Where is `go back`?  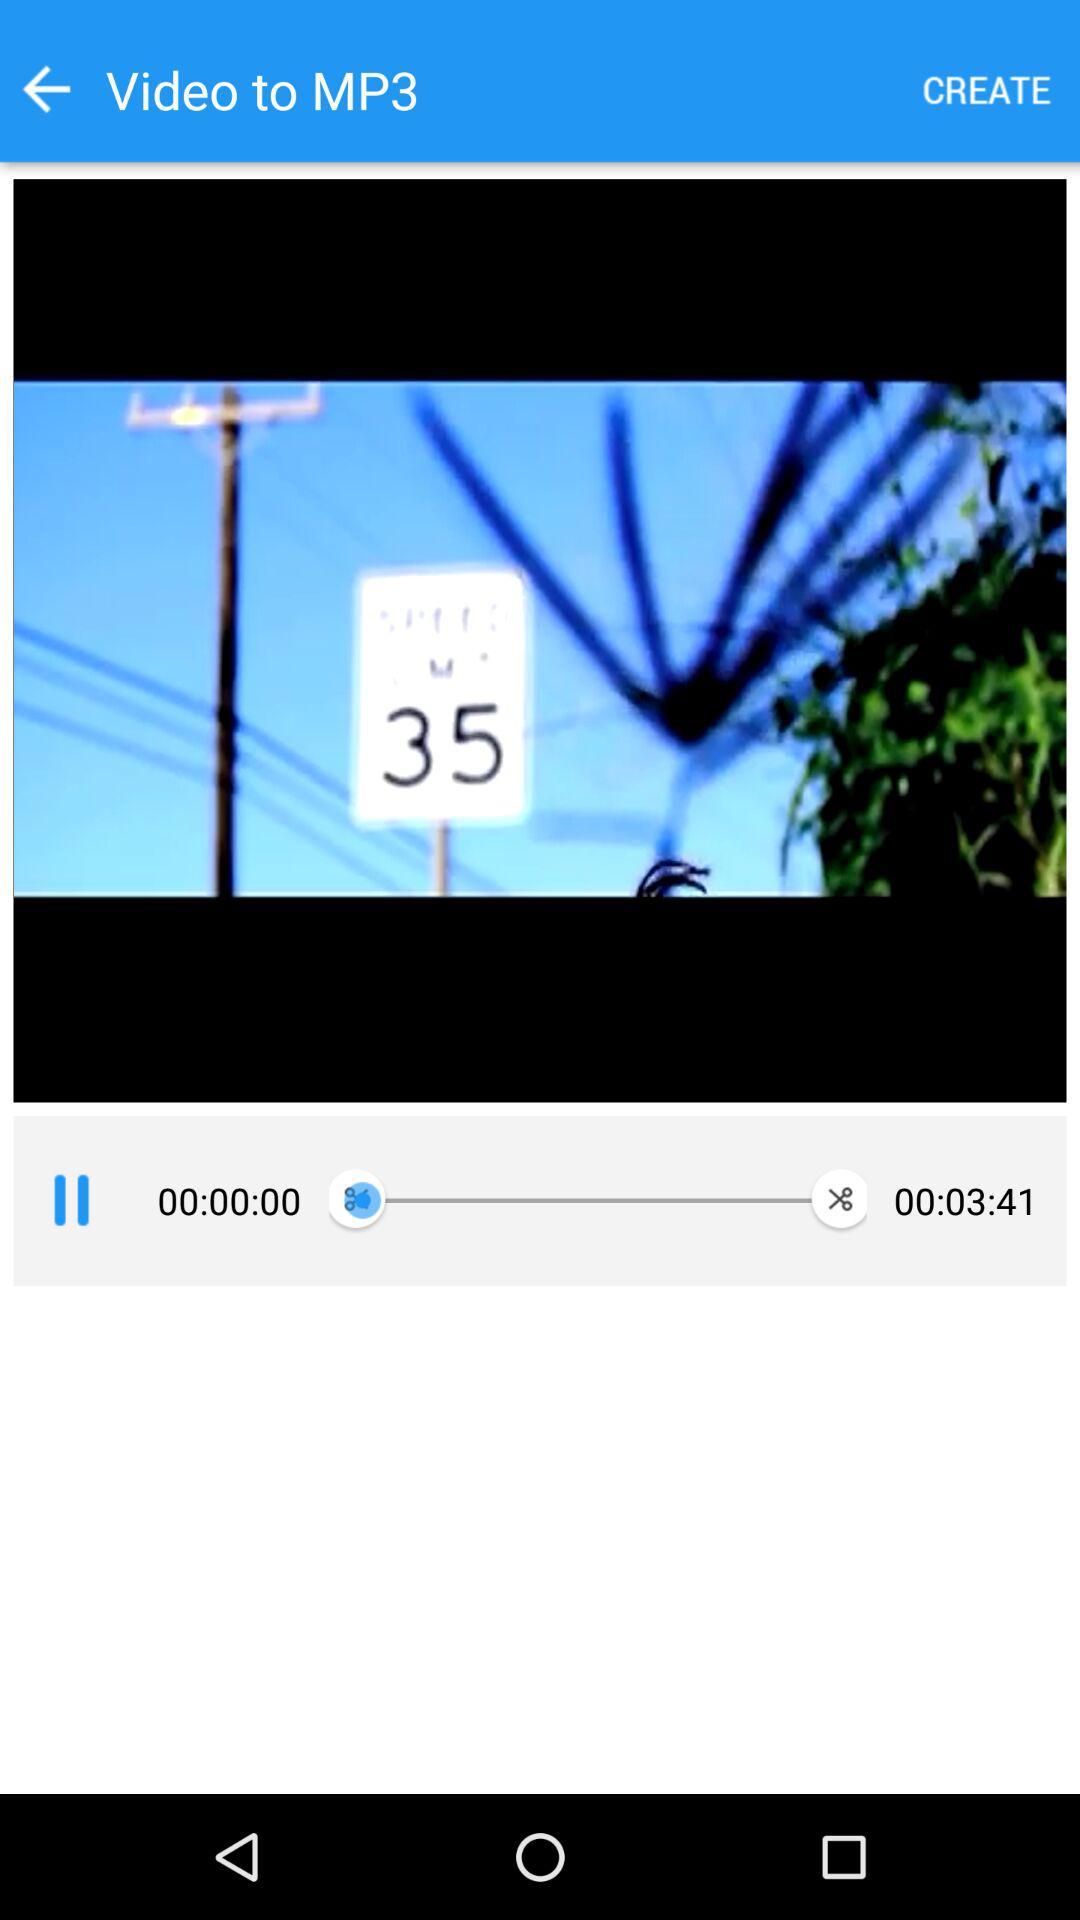
go back is located at coordinates (45, 88).